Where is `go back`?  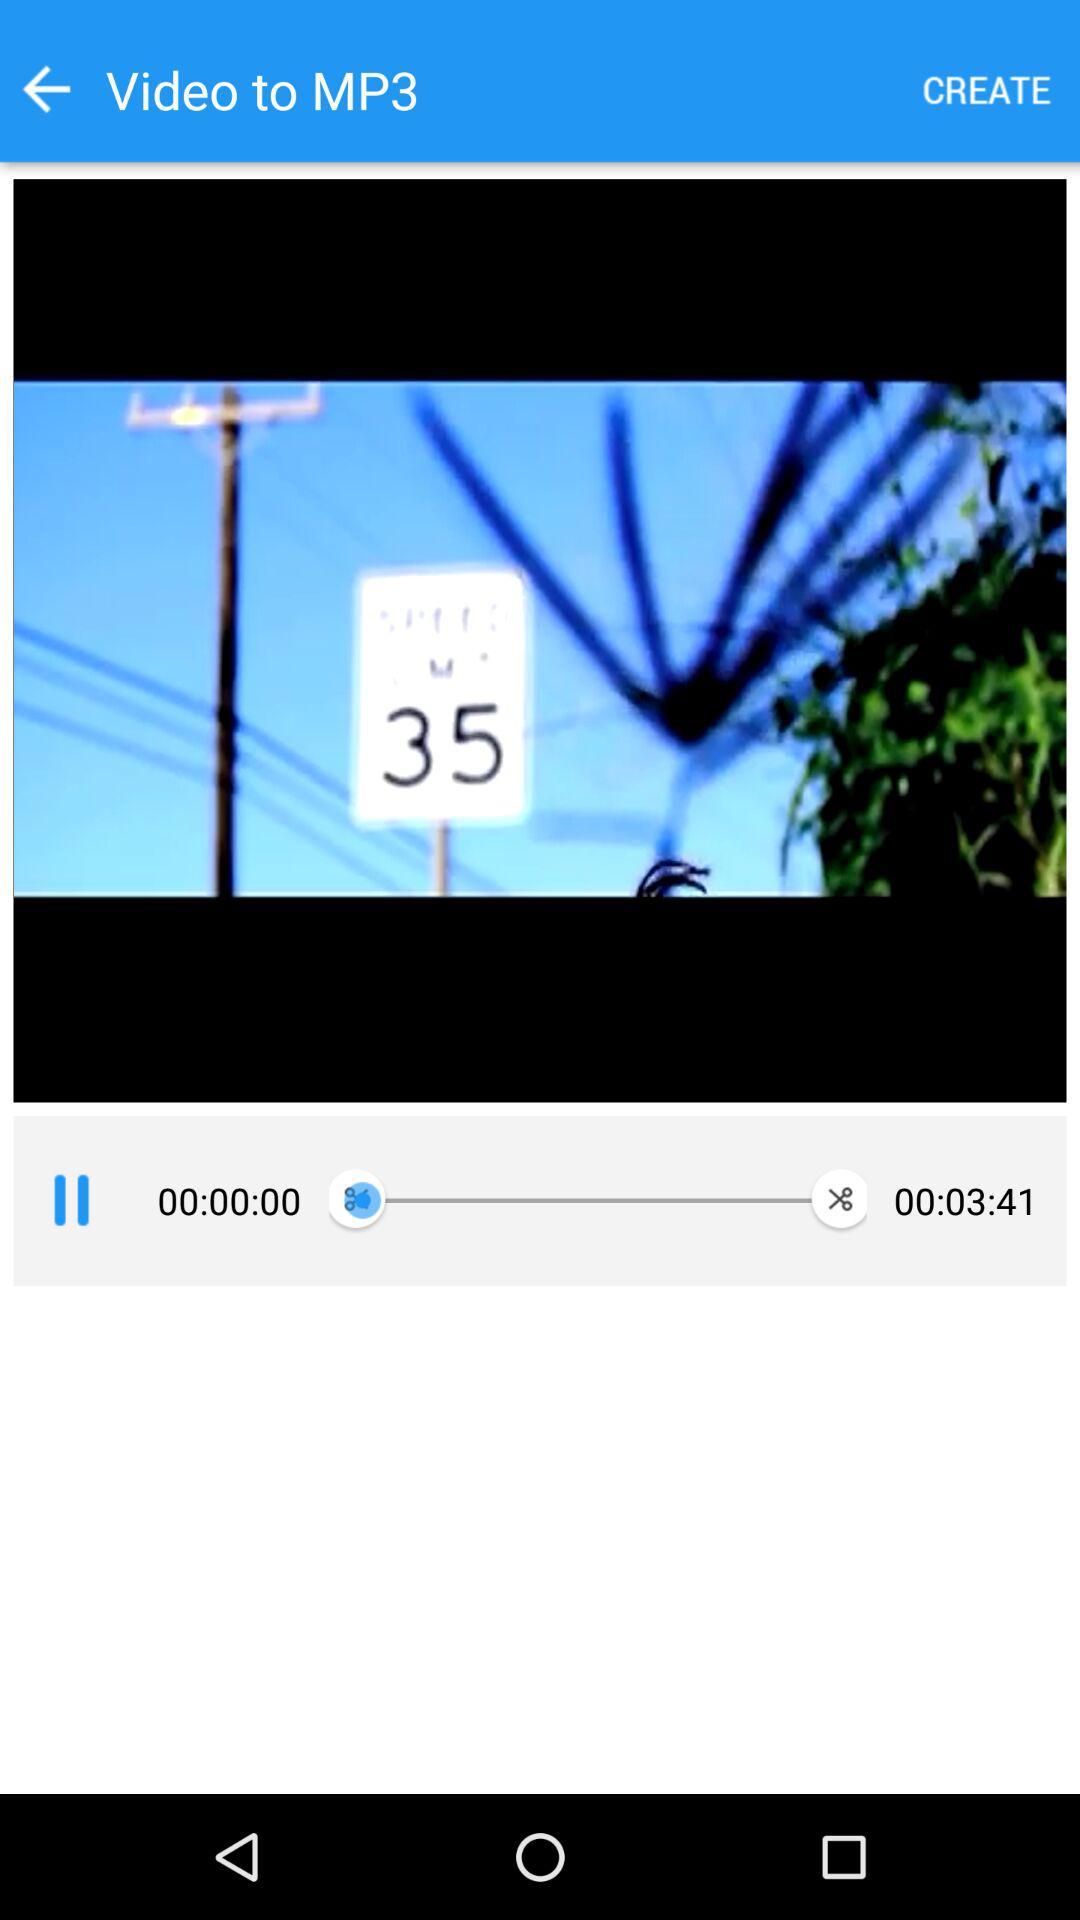
go back is located at coordinates (45, 88).